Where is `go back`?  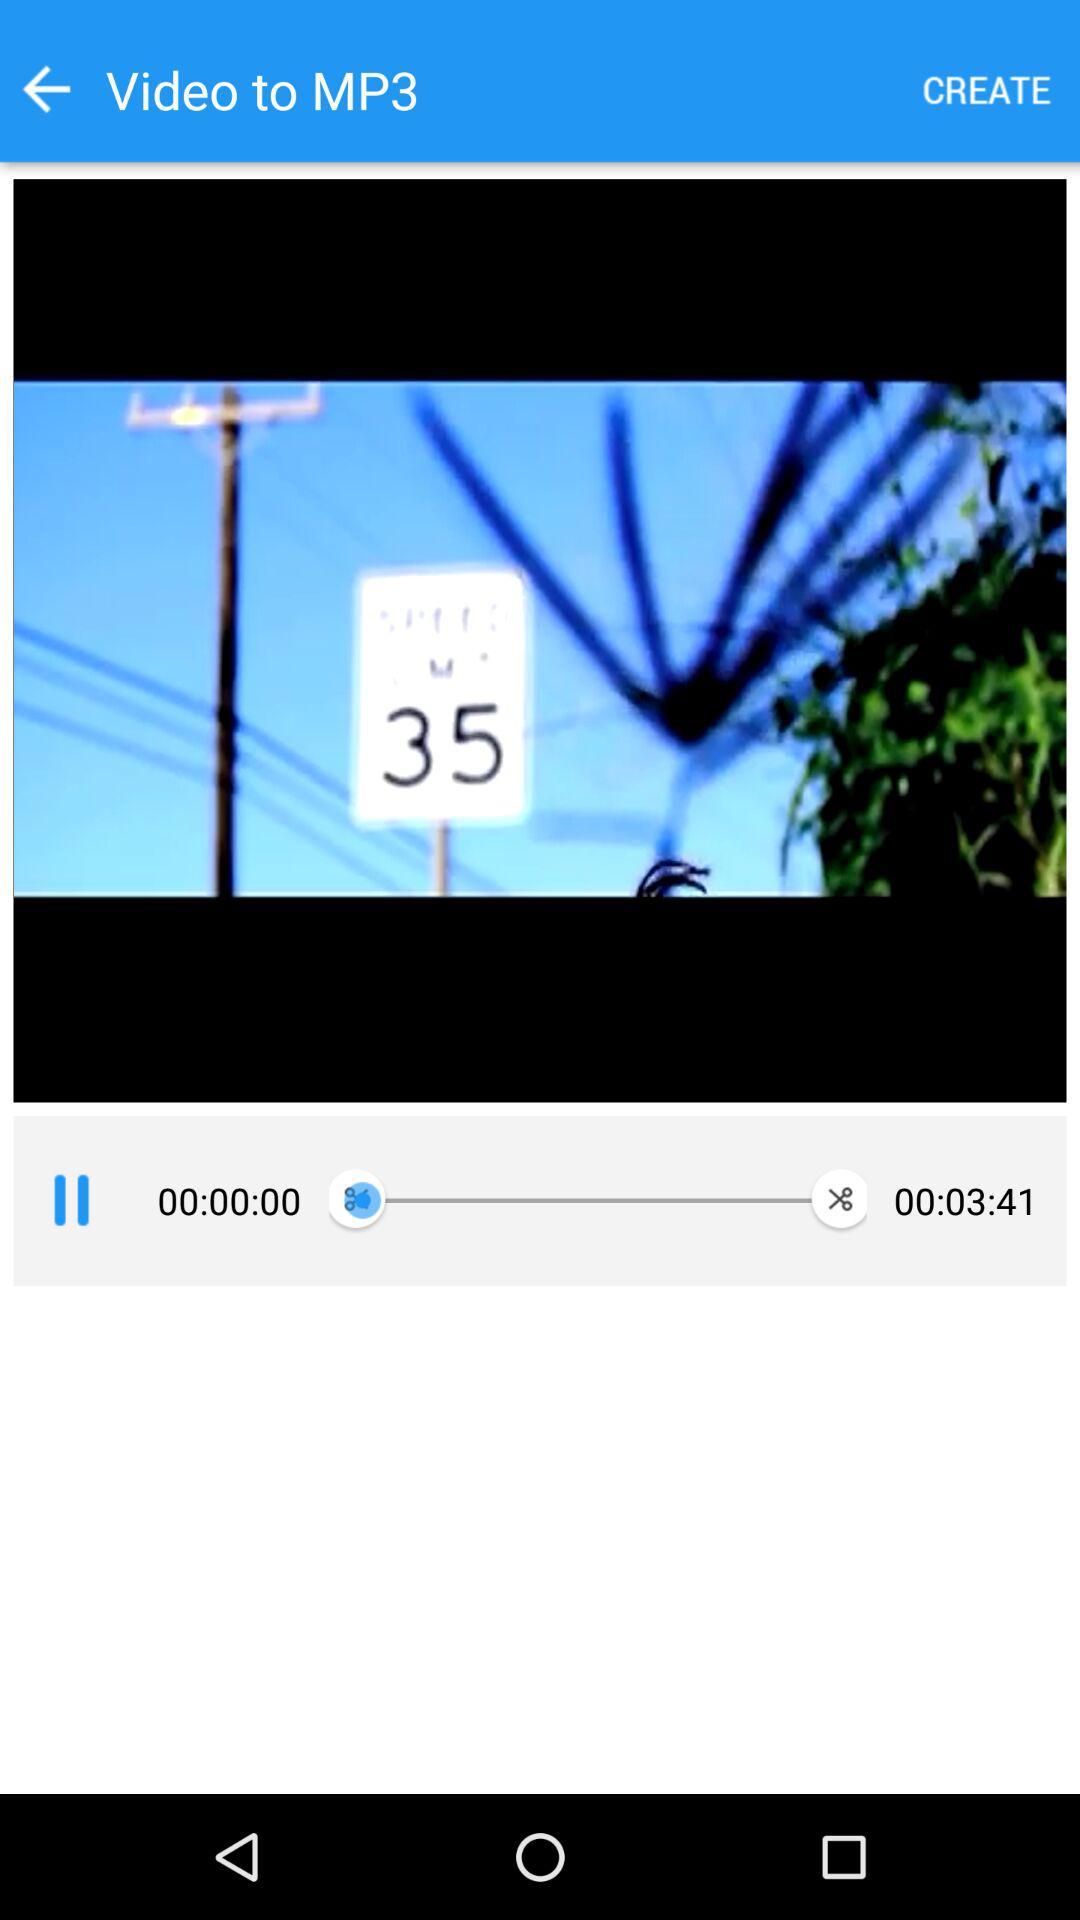
go back is located at coordinates (45, 88).